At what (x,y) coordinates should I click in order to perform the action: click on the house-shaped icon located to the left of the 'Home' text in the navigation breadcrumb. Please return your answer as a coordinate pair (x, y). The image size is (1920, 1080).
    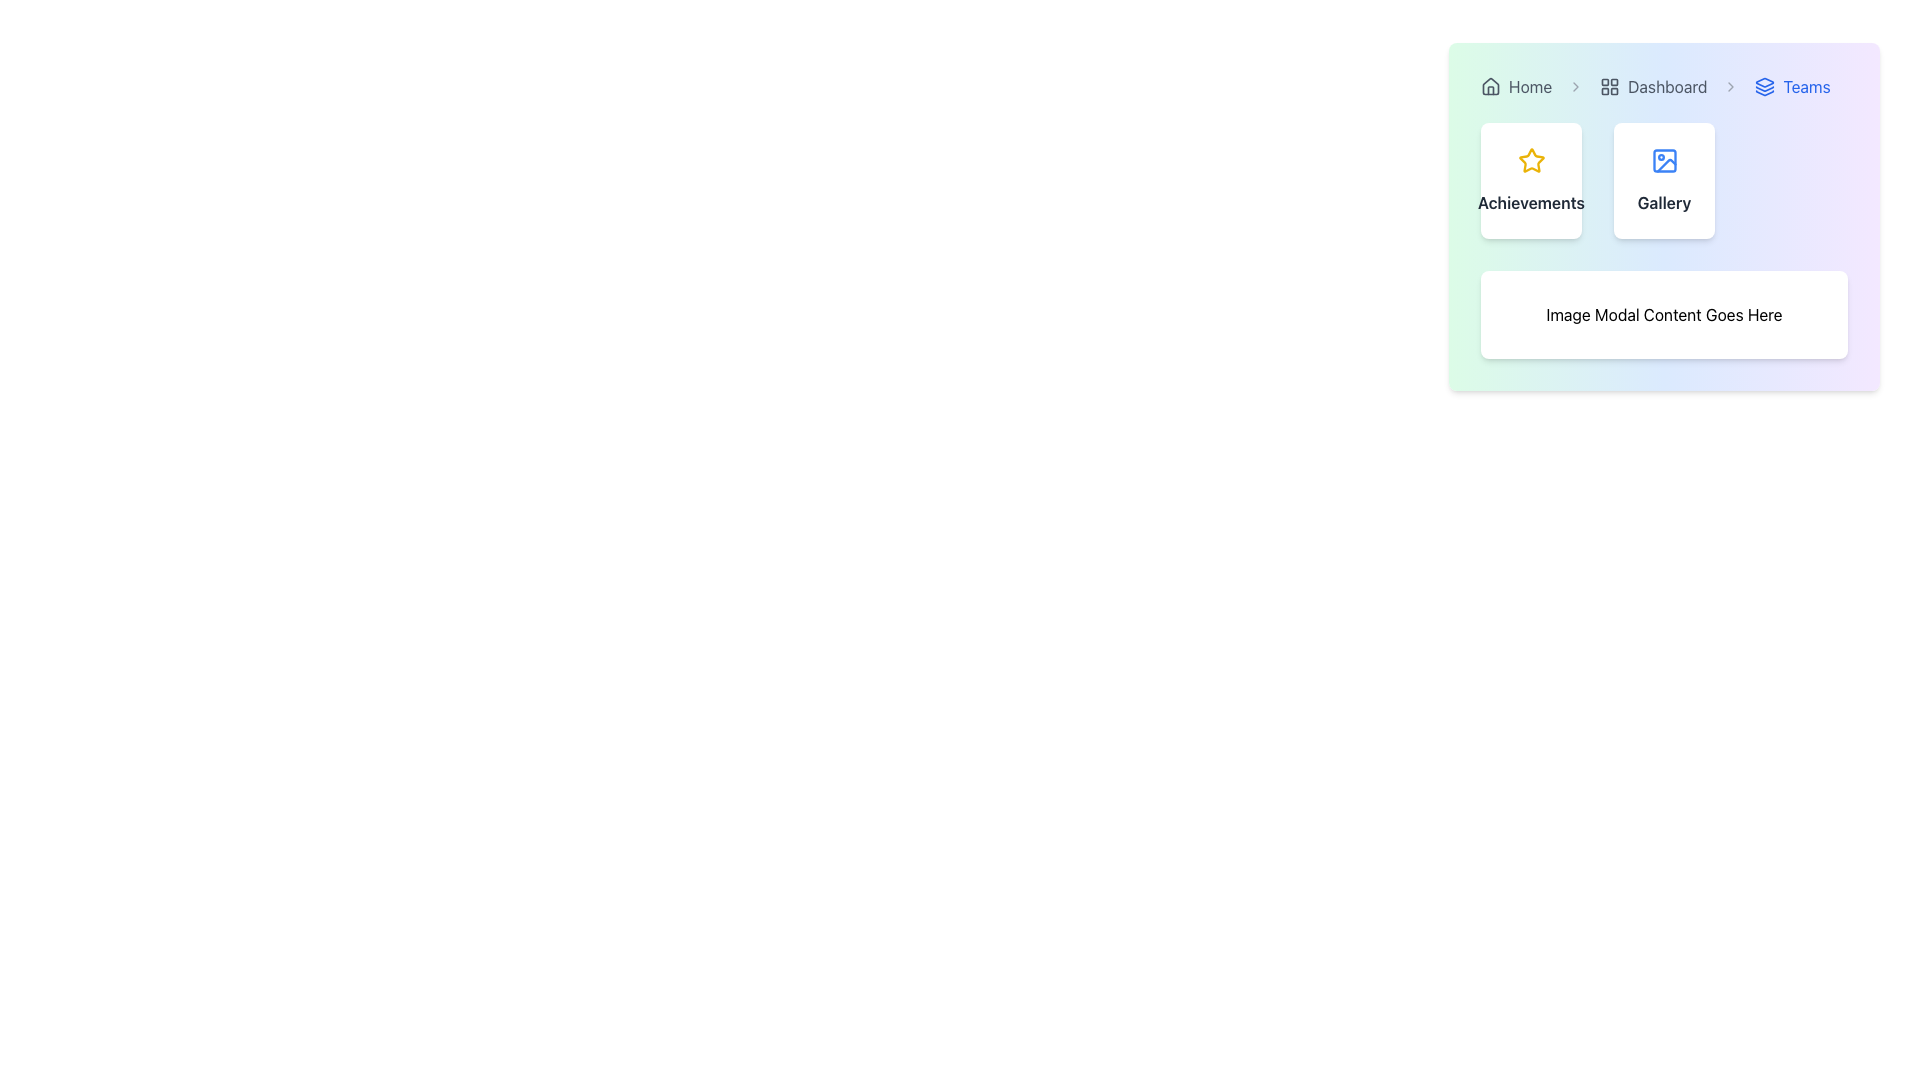
    Looking at the image, I should click on (1491, 86).